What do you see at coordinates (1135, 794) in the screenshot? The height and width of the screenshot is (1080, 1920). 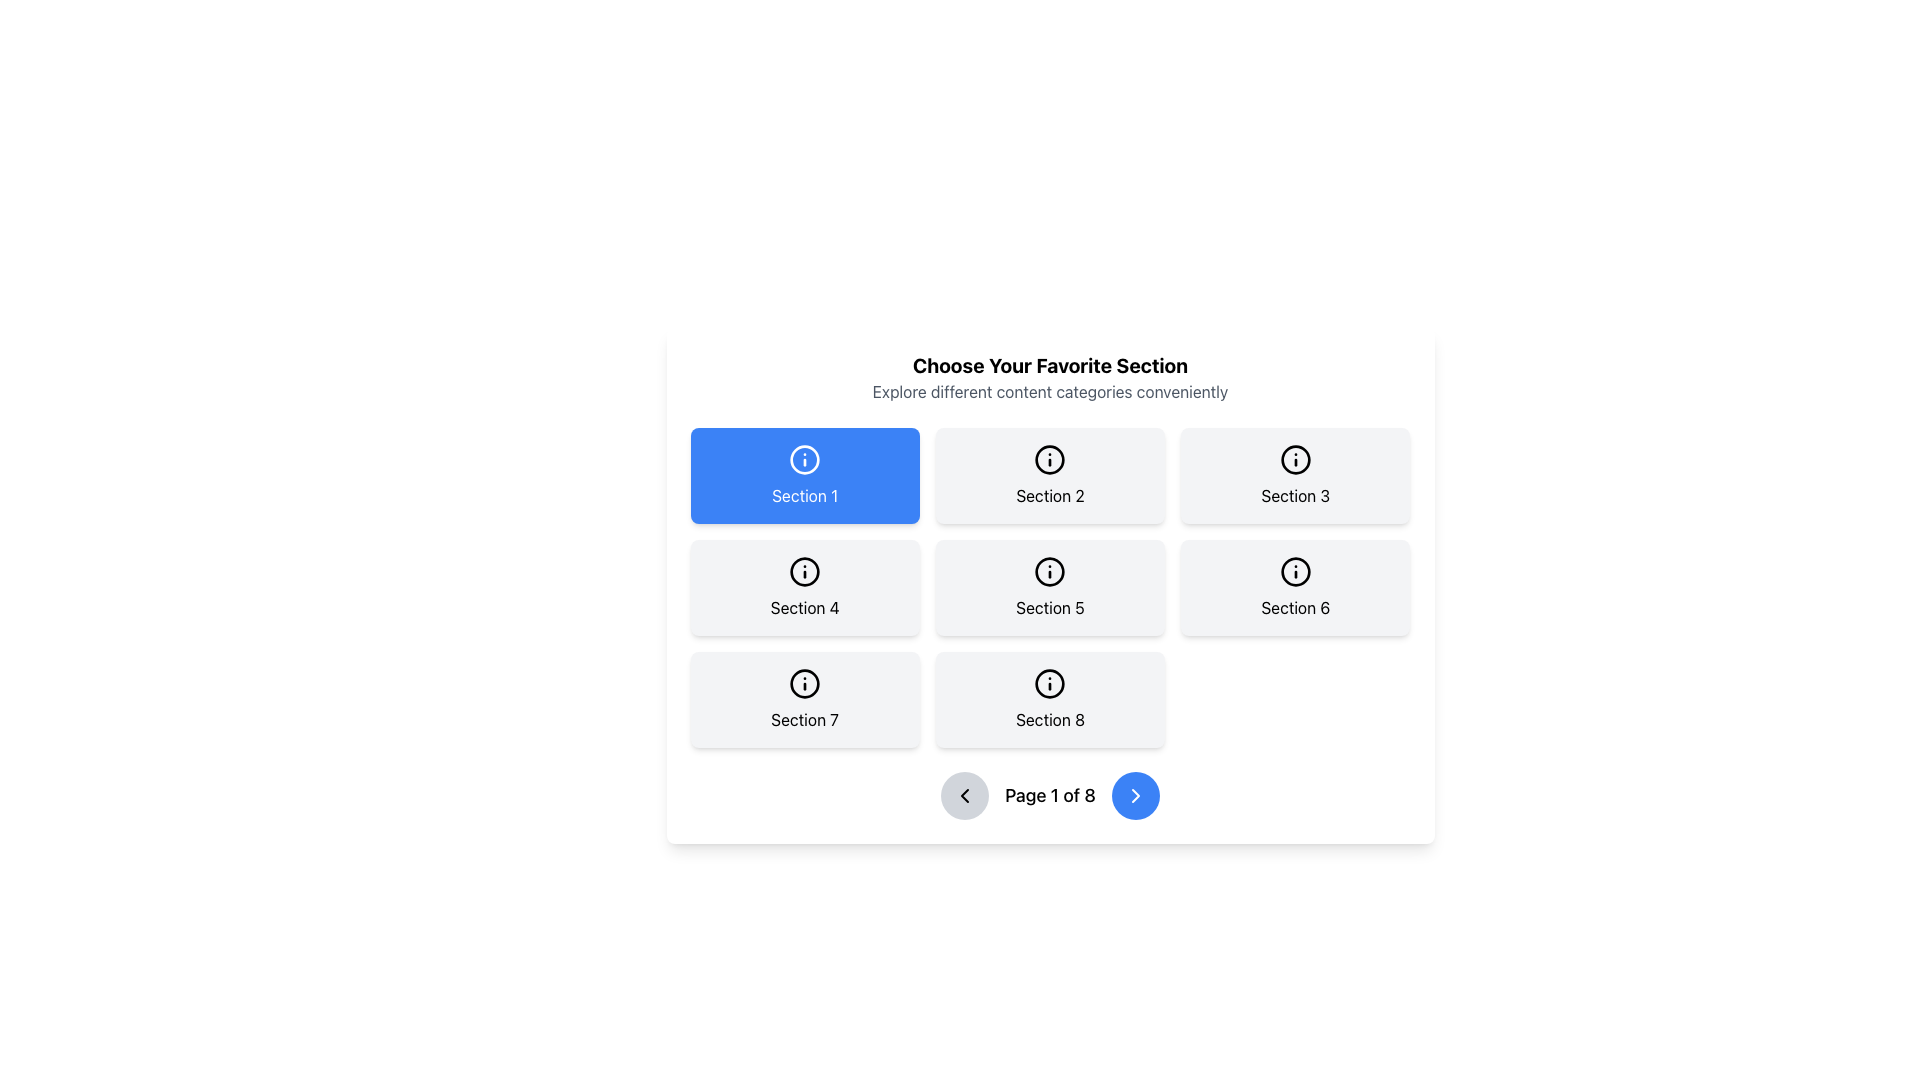 I see `the chevron icon embedded within the pagination control button located at the bottom right corner` at bounding box center [1135, 794].